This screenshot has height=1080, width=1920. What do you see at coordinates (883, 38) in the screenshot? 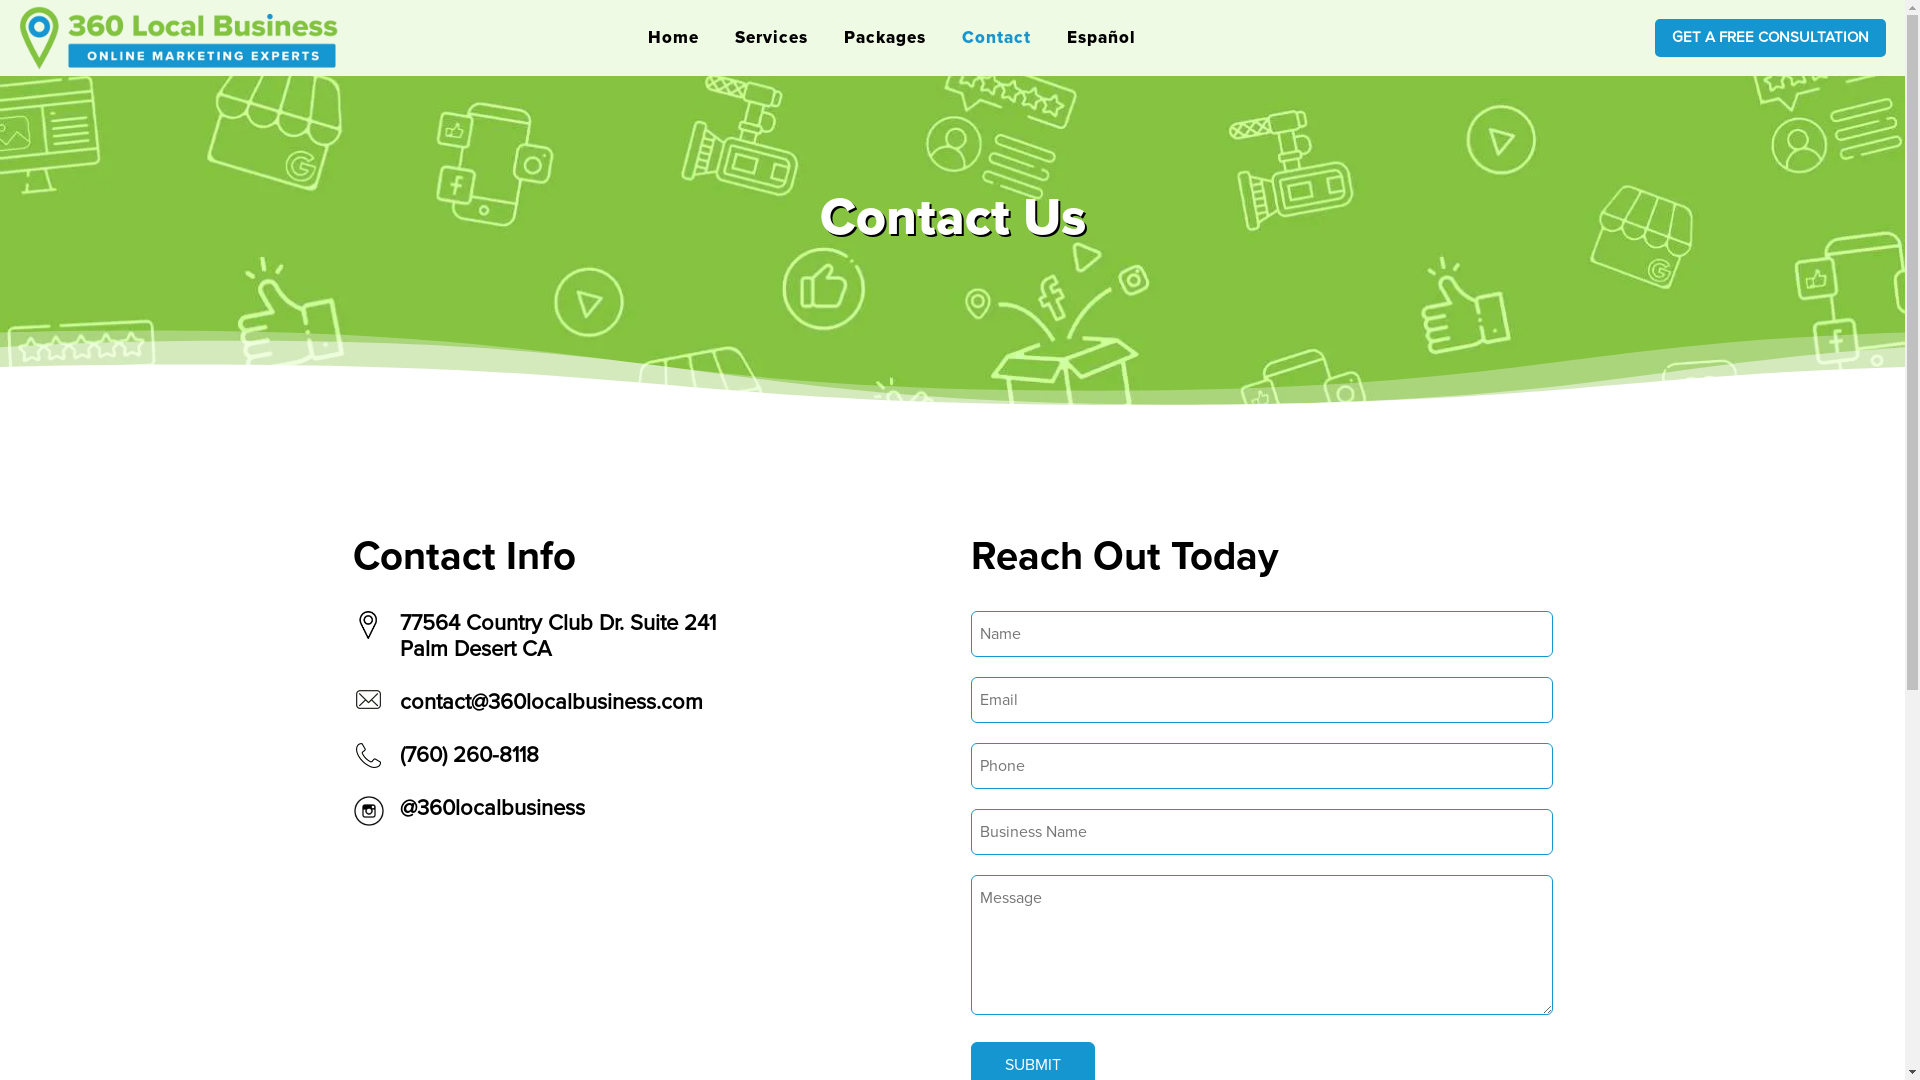
I see `'Packages'` at bounding box center [883, 38].